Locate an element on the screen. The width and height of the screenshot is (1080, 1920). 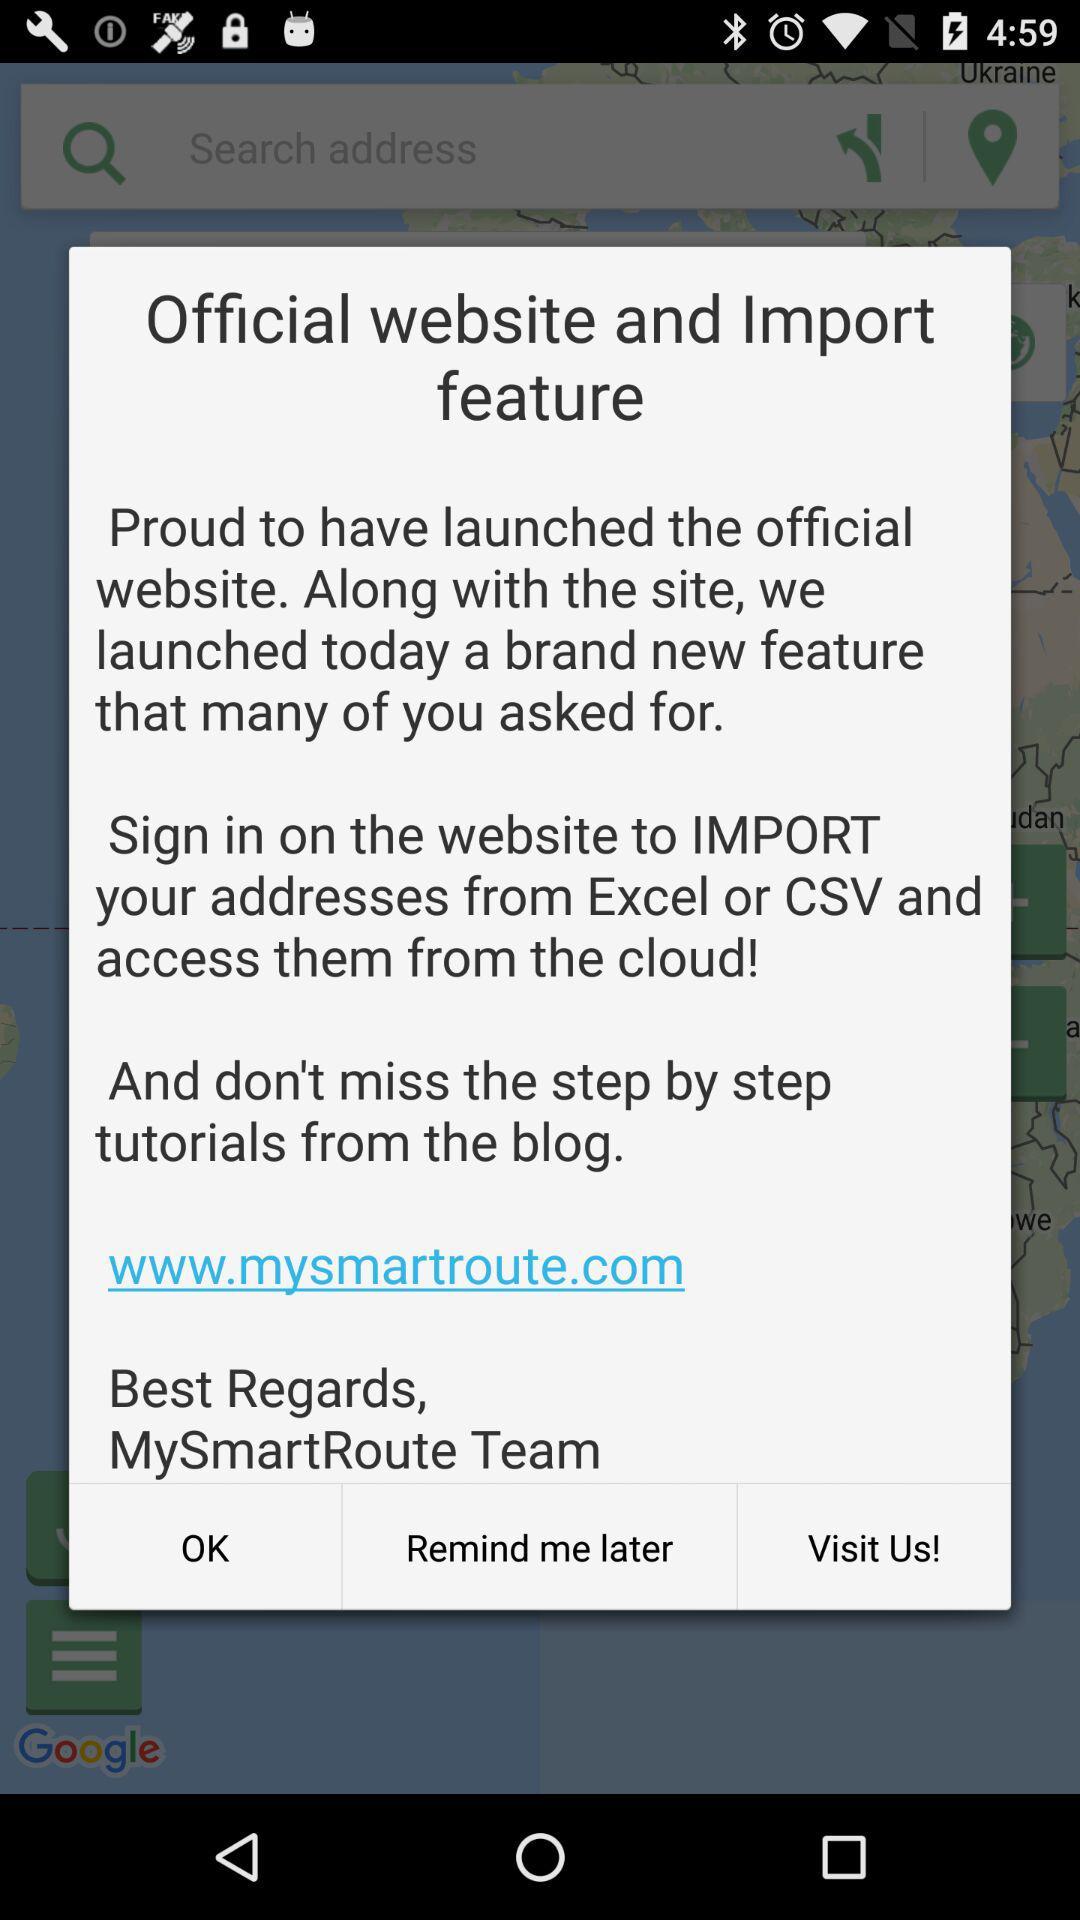
the button to the left of the remind me later button is located at coordinates (205, 1546).